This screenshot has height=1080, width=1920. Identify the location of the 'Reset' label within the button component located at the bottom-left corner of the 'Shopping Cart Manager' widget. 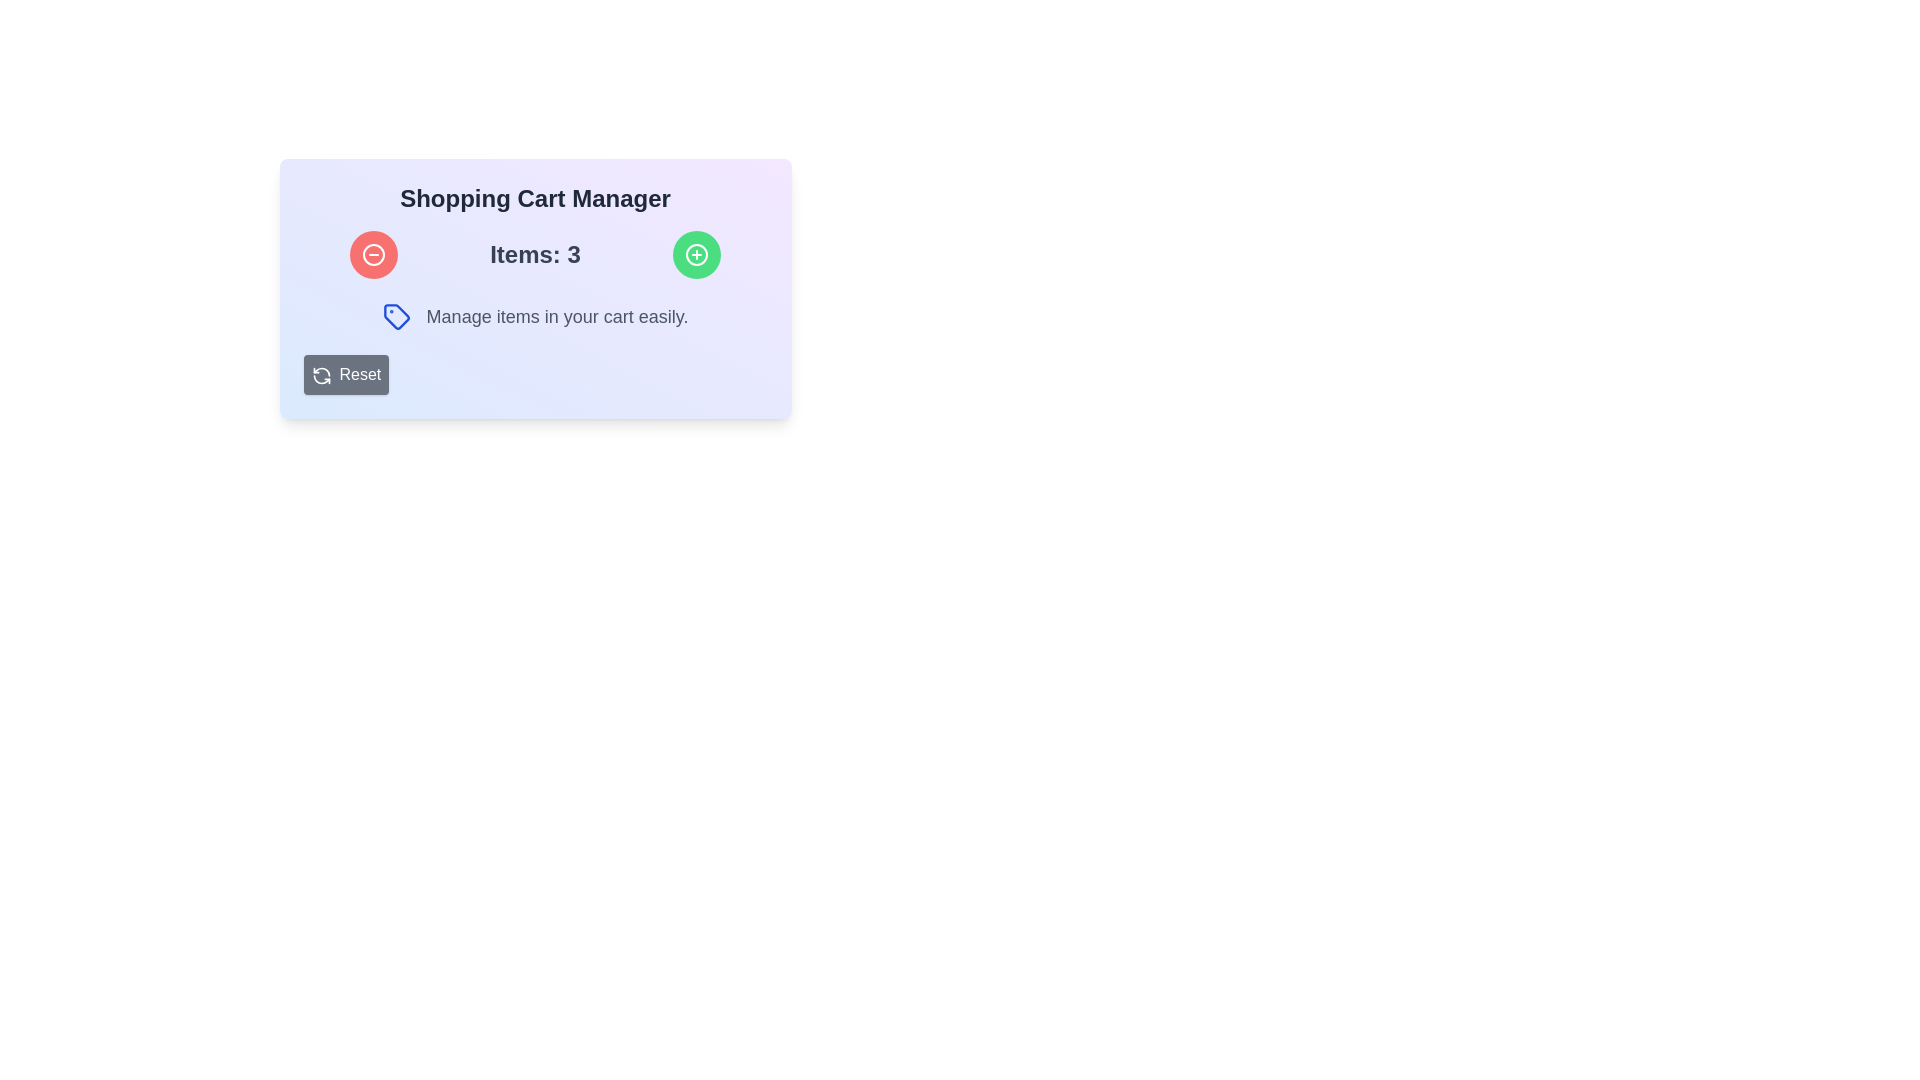
(360, 374).